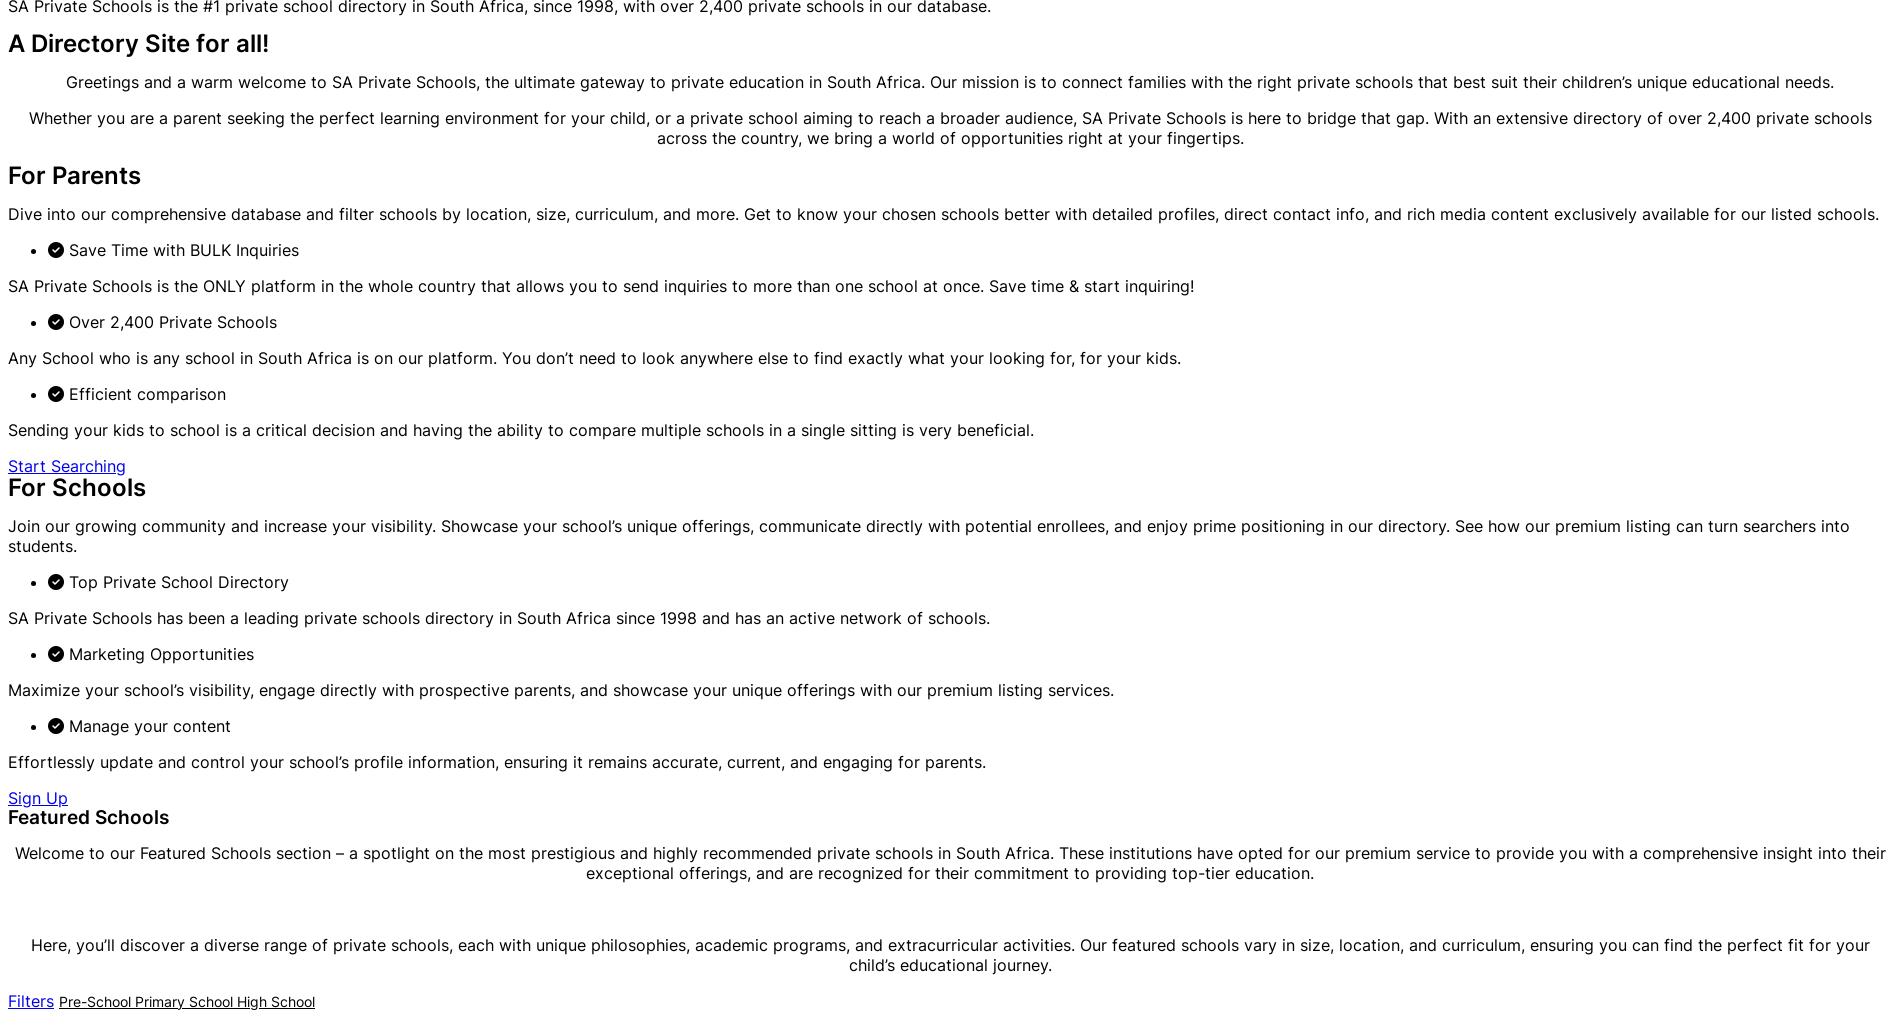 The image size is (1900, 1035). I want to click on 'Filters', so click(7, 999).